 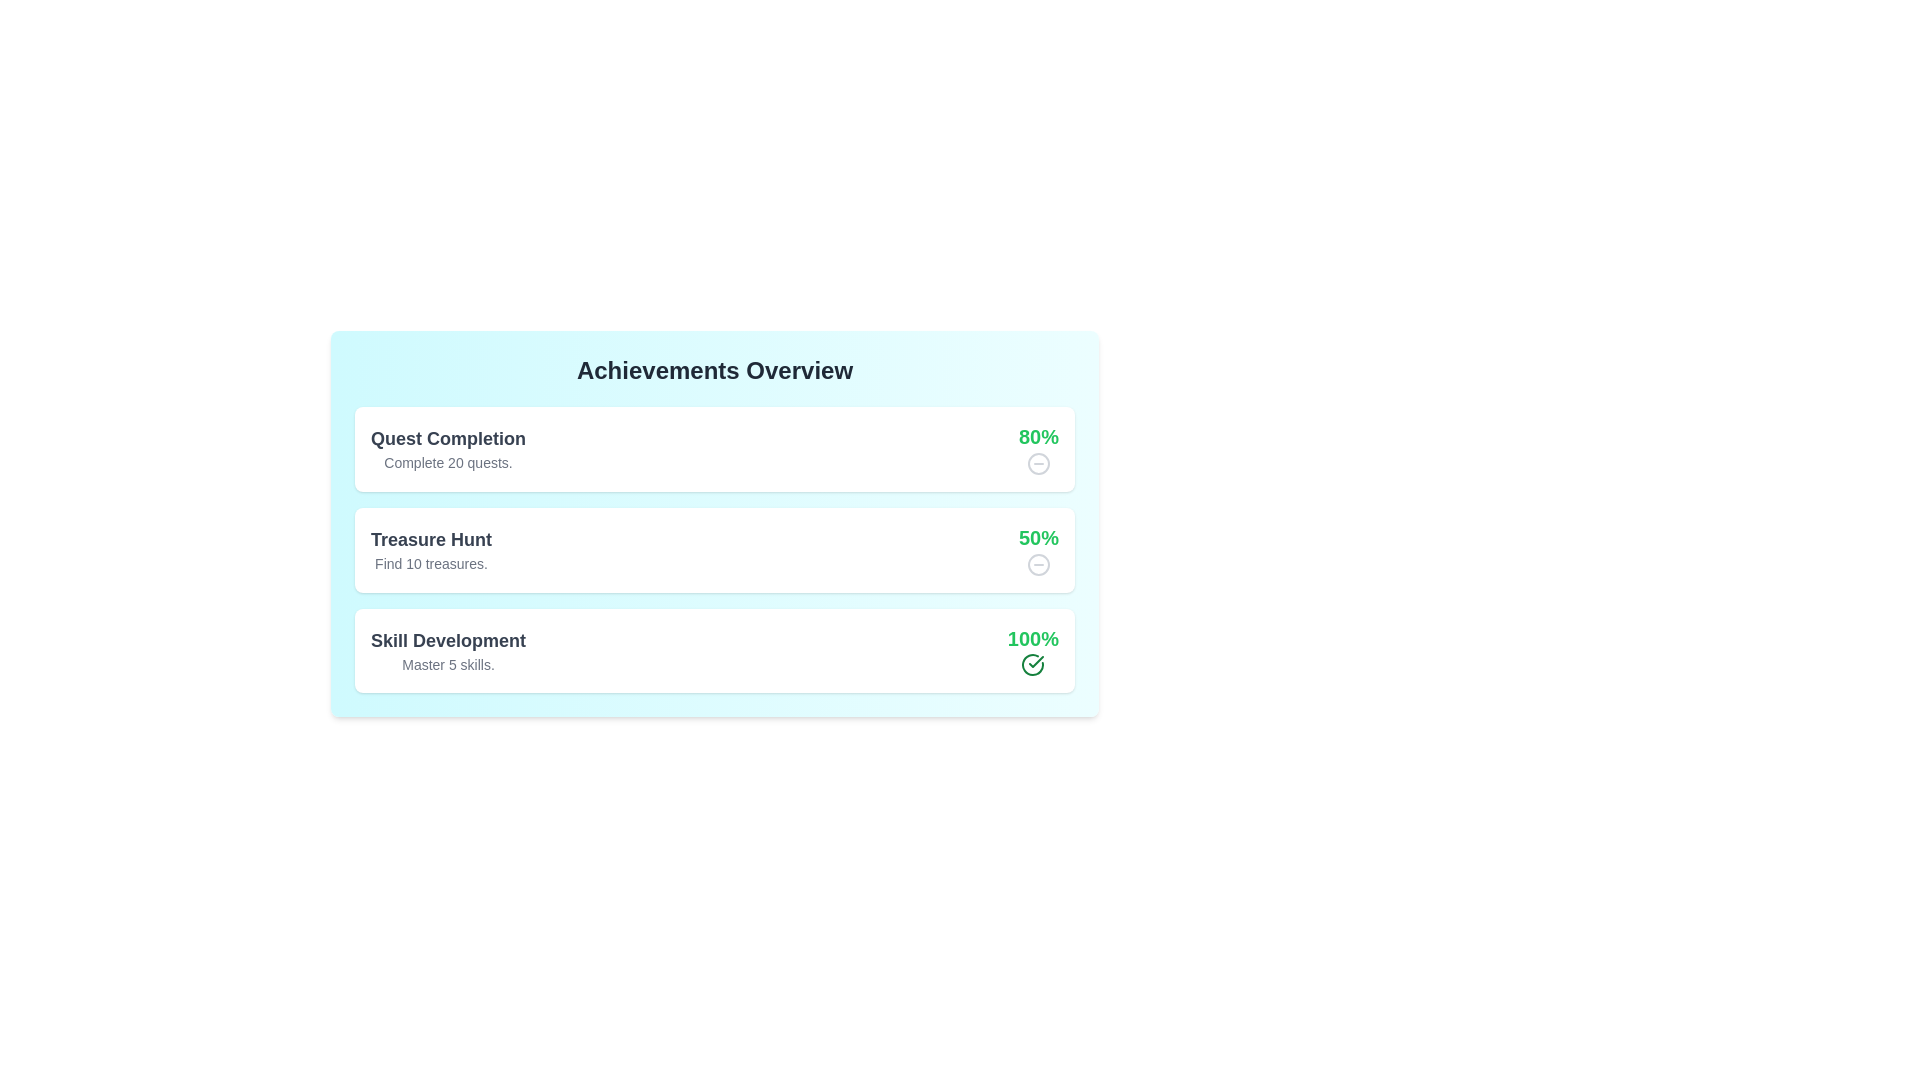 I want to click on the text display showing '100%' in the bottom right corner of the 'Skill Development' card, so click(x=1033, y=638).